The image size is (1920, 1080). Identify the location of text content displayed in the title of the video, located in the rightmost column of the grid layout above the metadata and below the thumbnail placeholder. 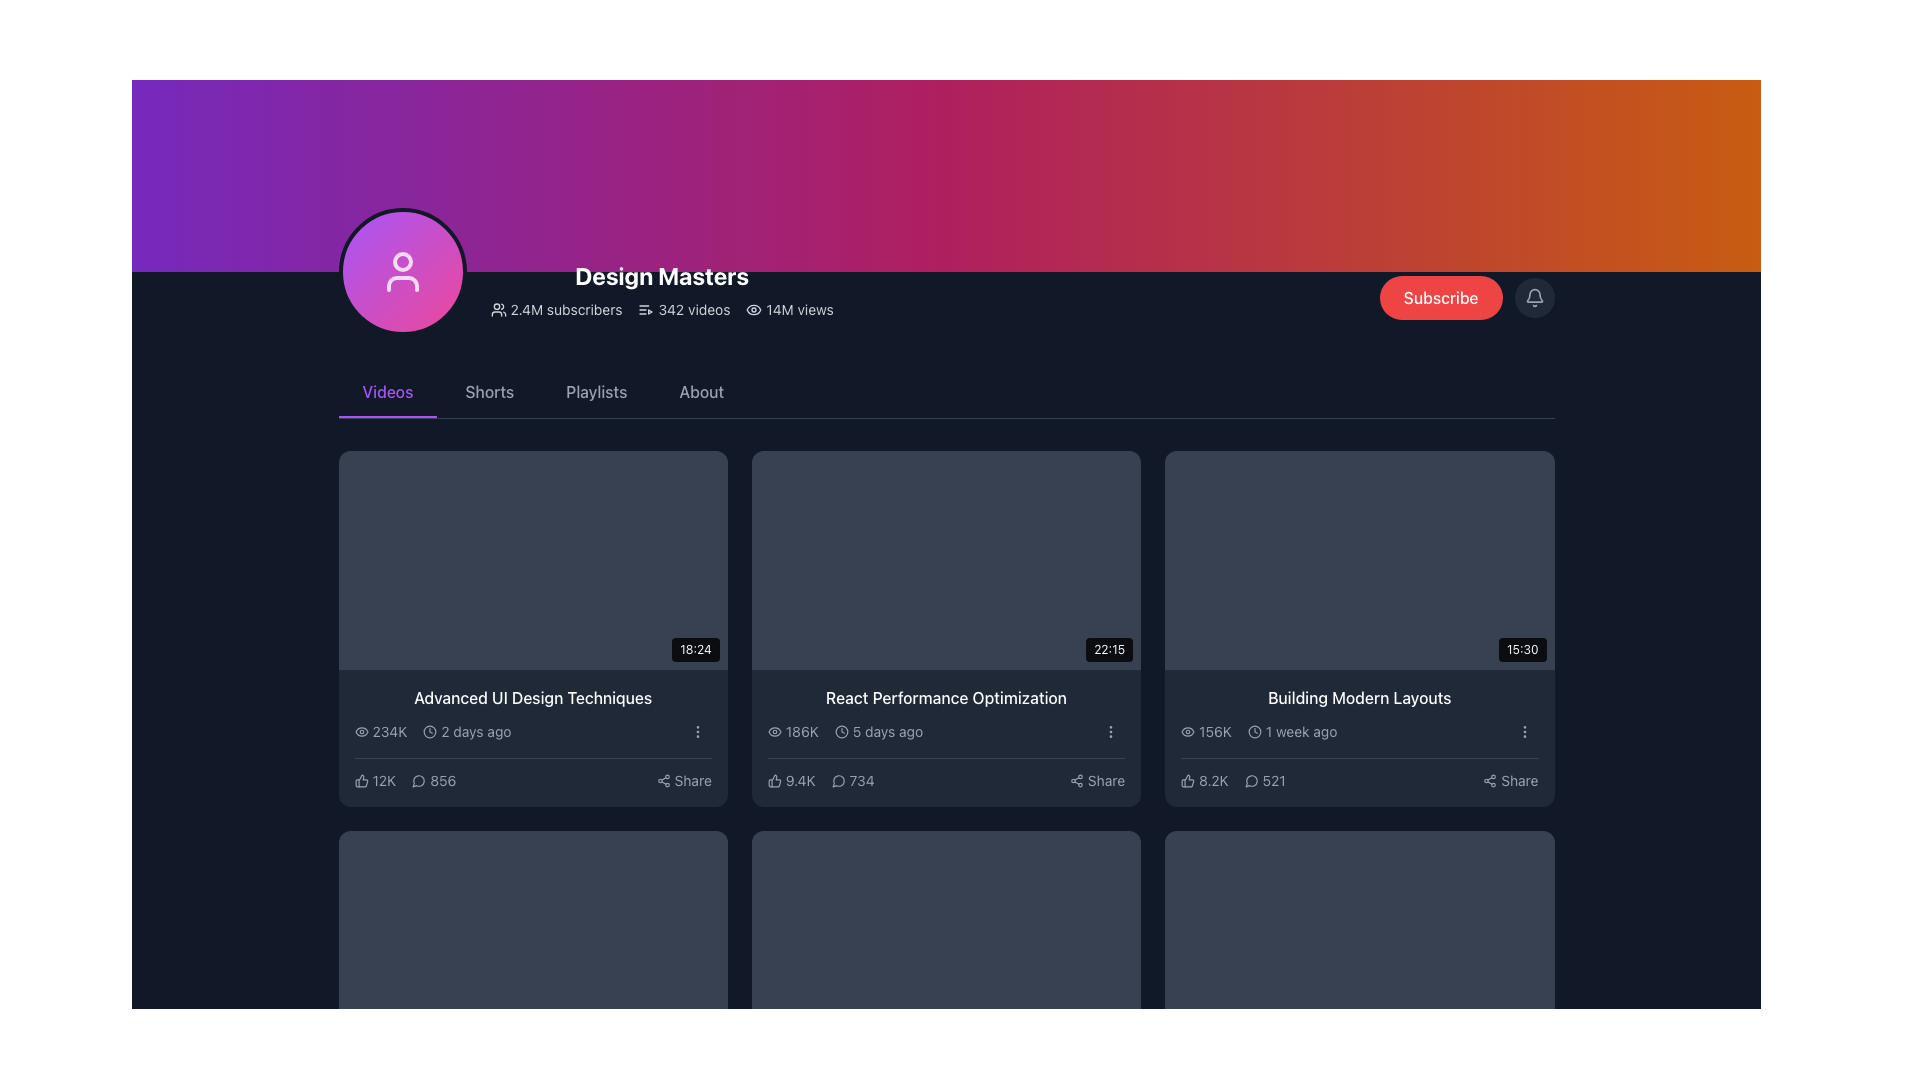
(1359, 697).